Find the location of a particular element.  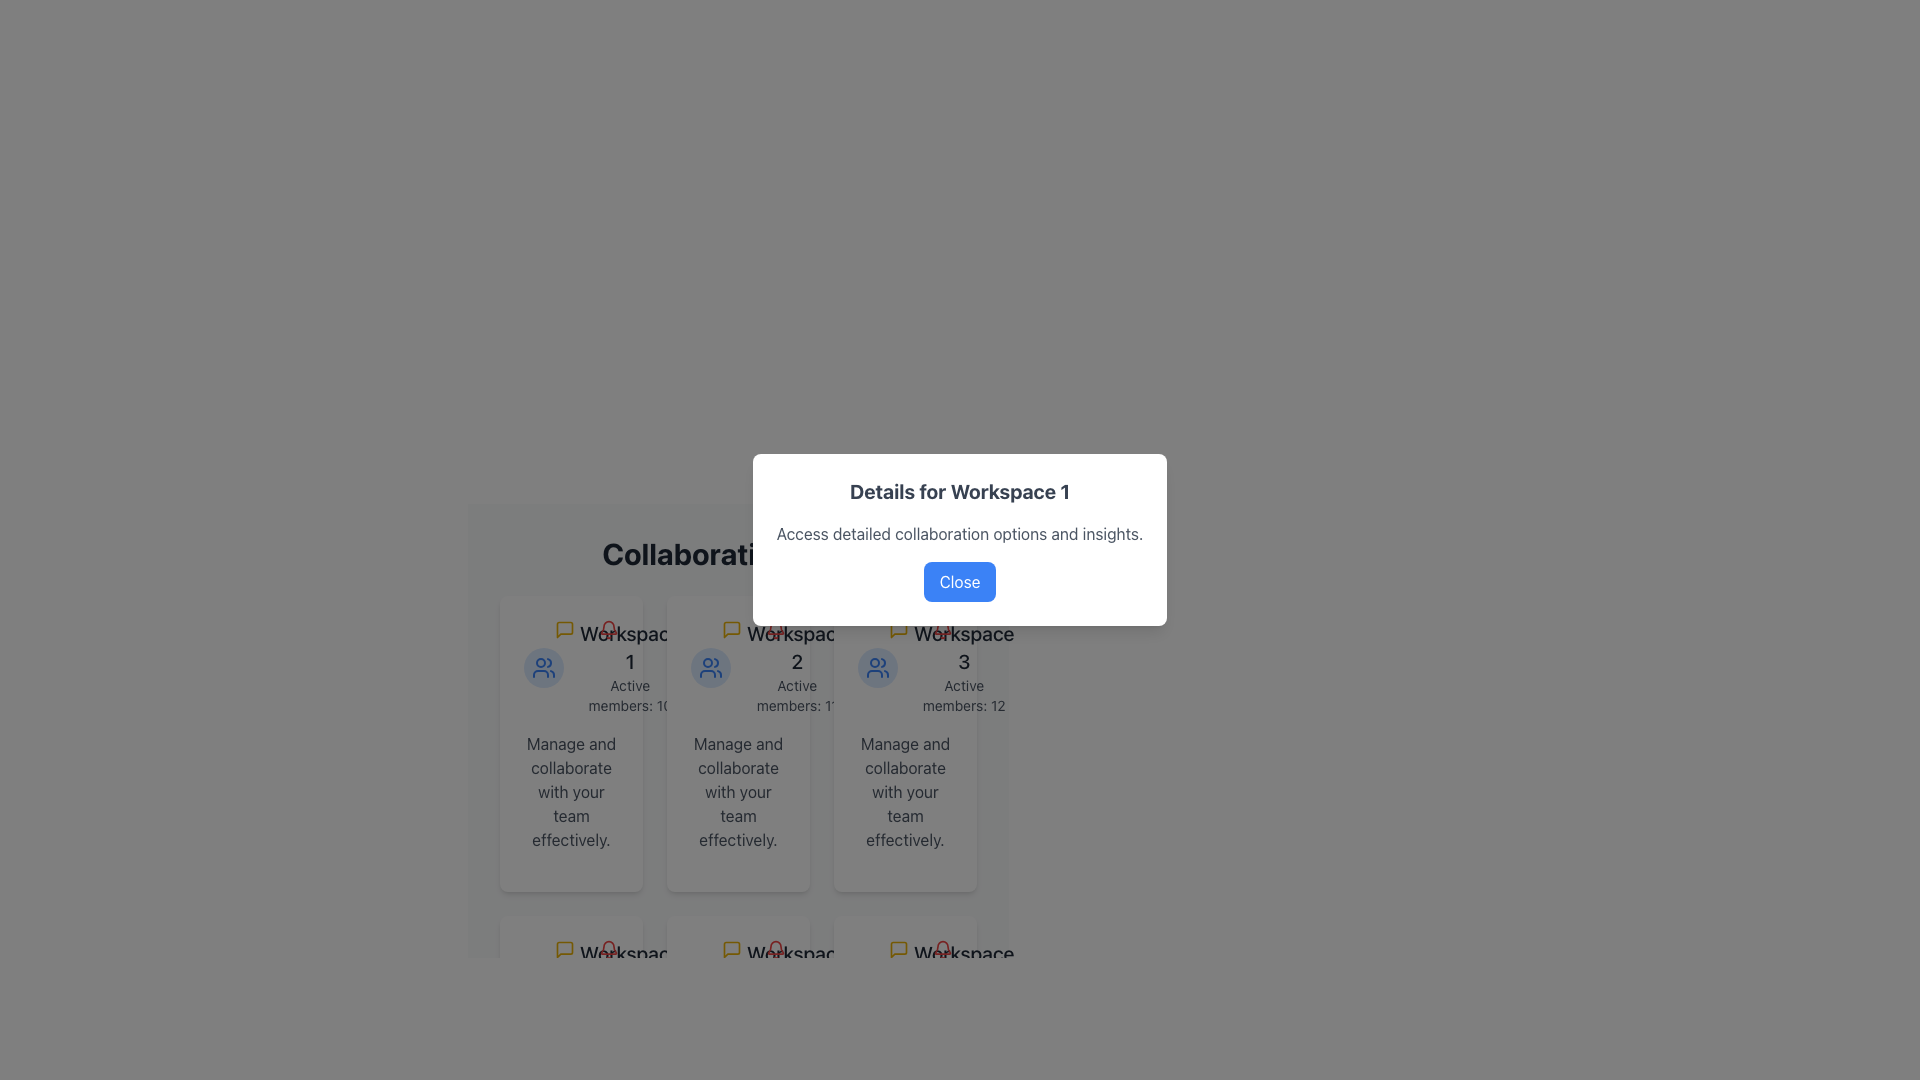

the yellow dialog bubble icon in the top-right corner of the 'Workspace 3' card is located at coordinates (920, 628).